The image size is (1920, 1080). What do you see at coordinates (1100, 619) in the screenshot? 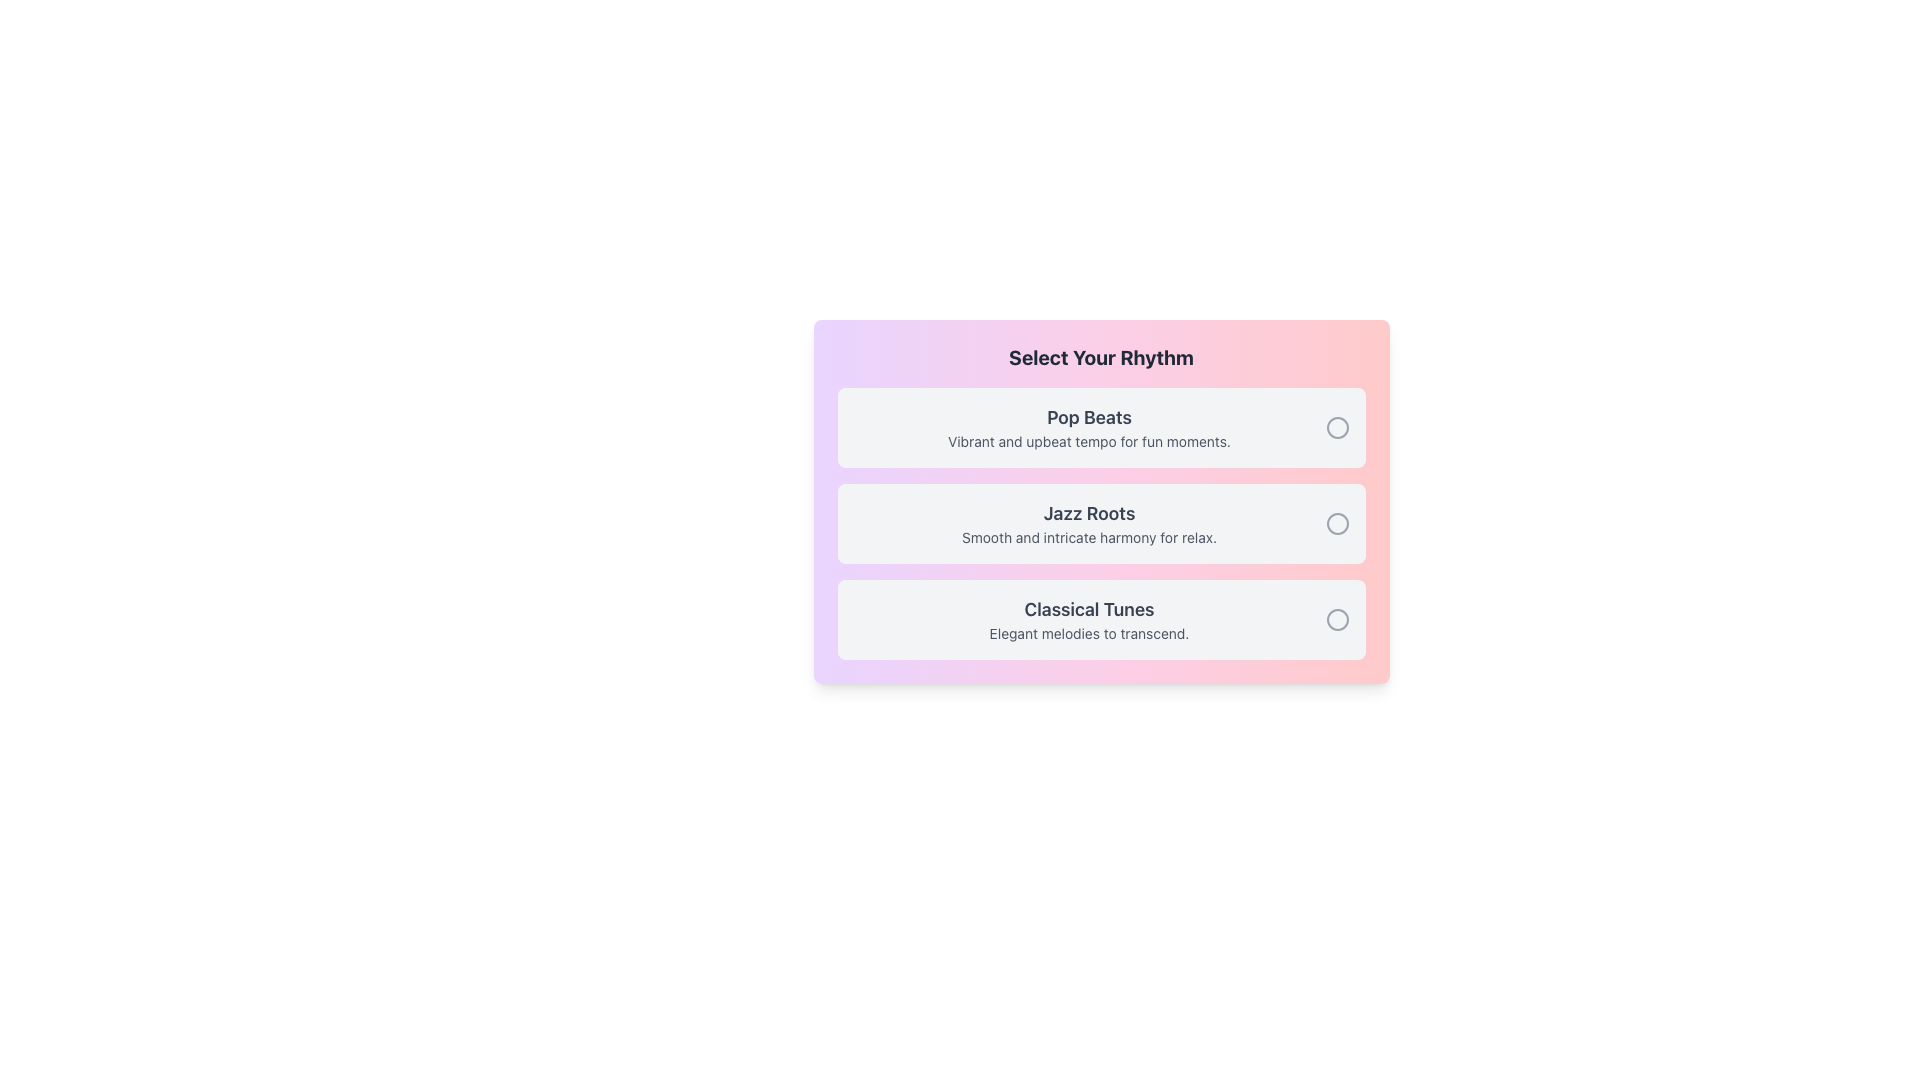
I see `the selectable card option representing a music theme` at bounding box center [1100, 619].